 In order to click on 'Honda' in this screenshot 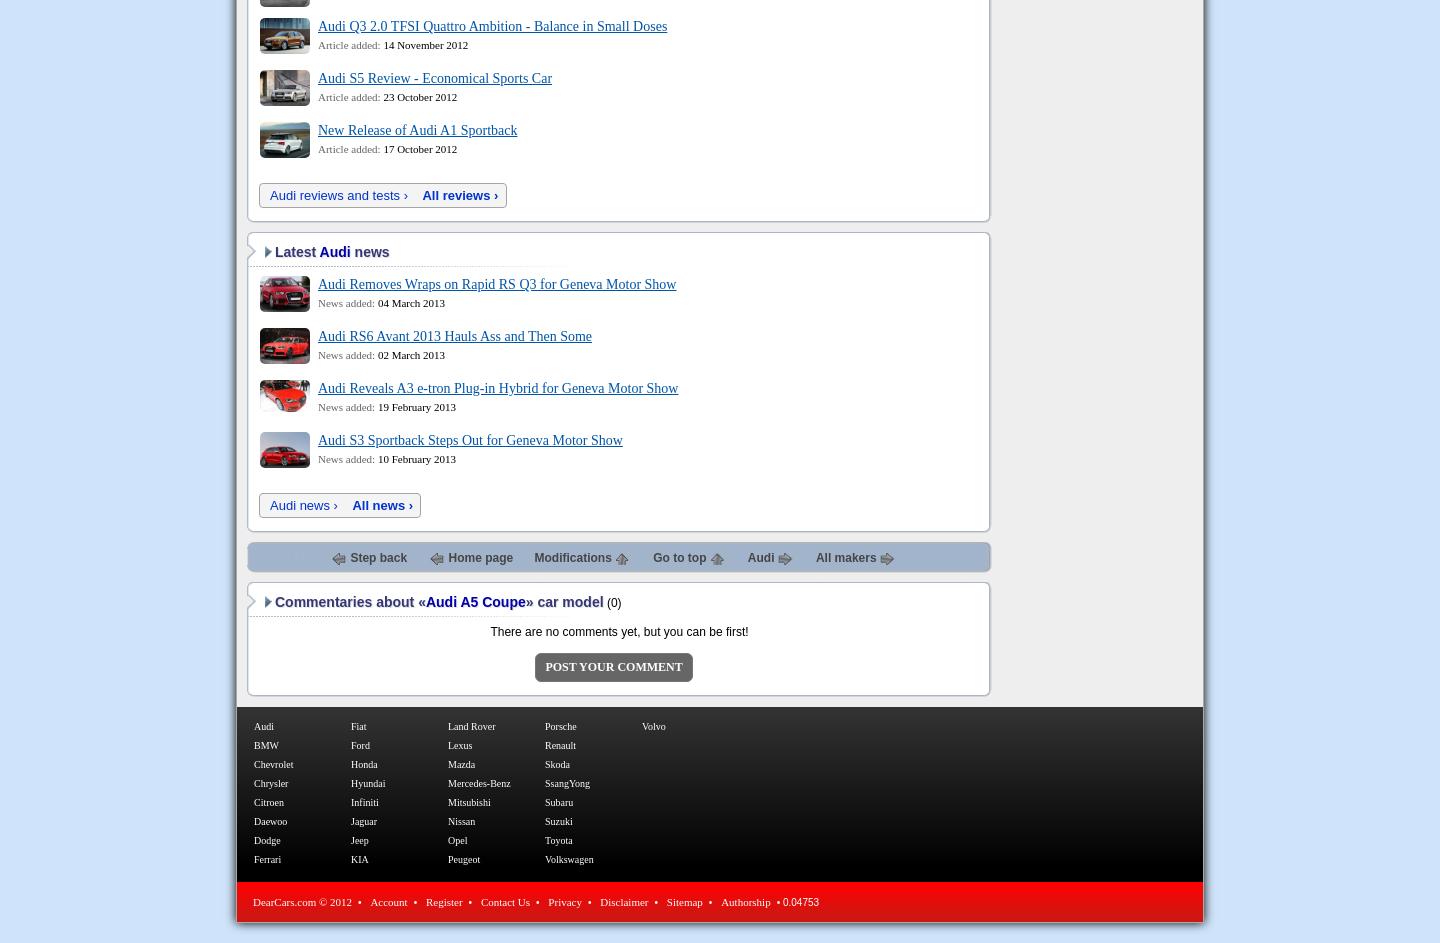, I will do `click(363, 764)`.